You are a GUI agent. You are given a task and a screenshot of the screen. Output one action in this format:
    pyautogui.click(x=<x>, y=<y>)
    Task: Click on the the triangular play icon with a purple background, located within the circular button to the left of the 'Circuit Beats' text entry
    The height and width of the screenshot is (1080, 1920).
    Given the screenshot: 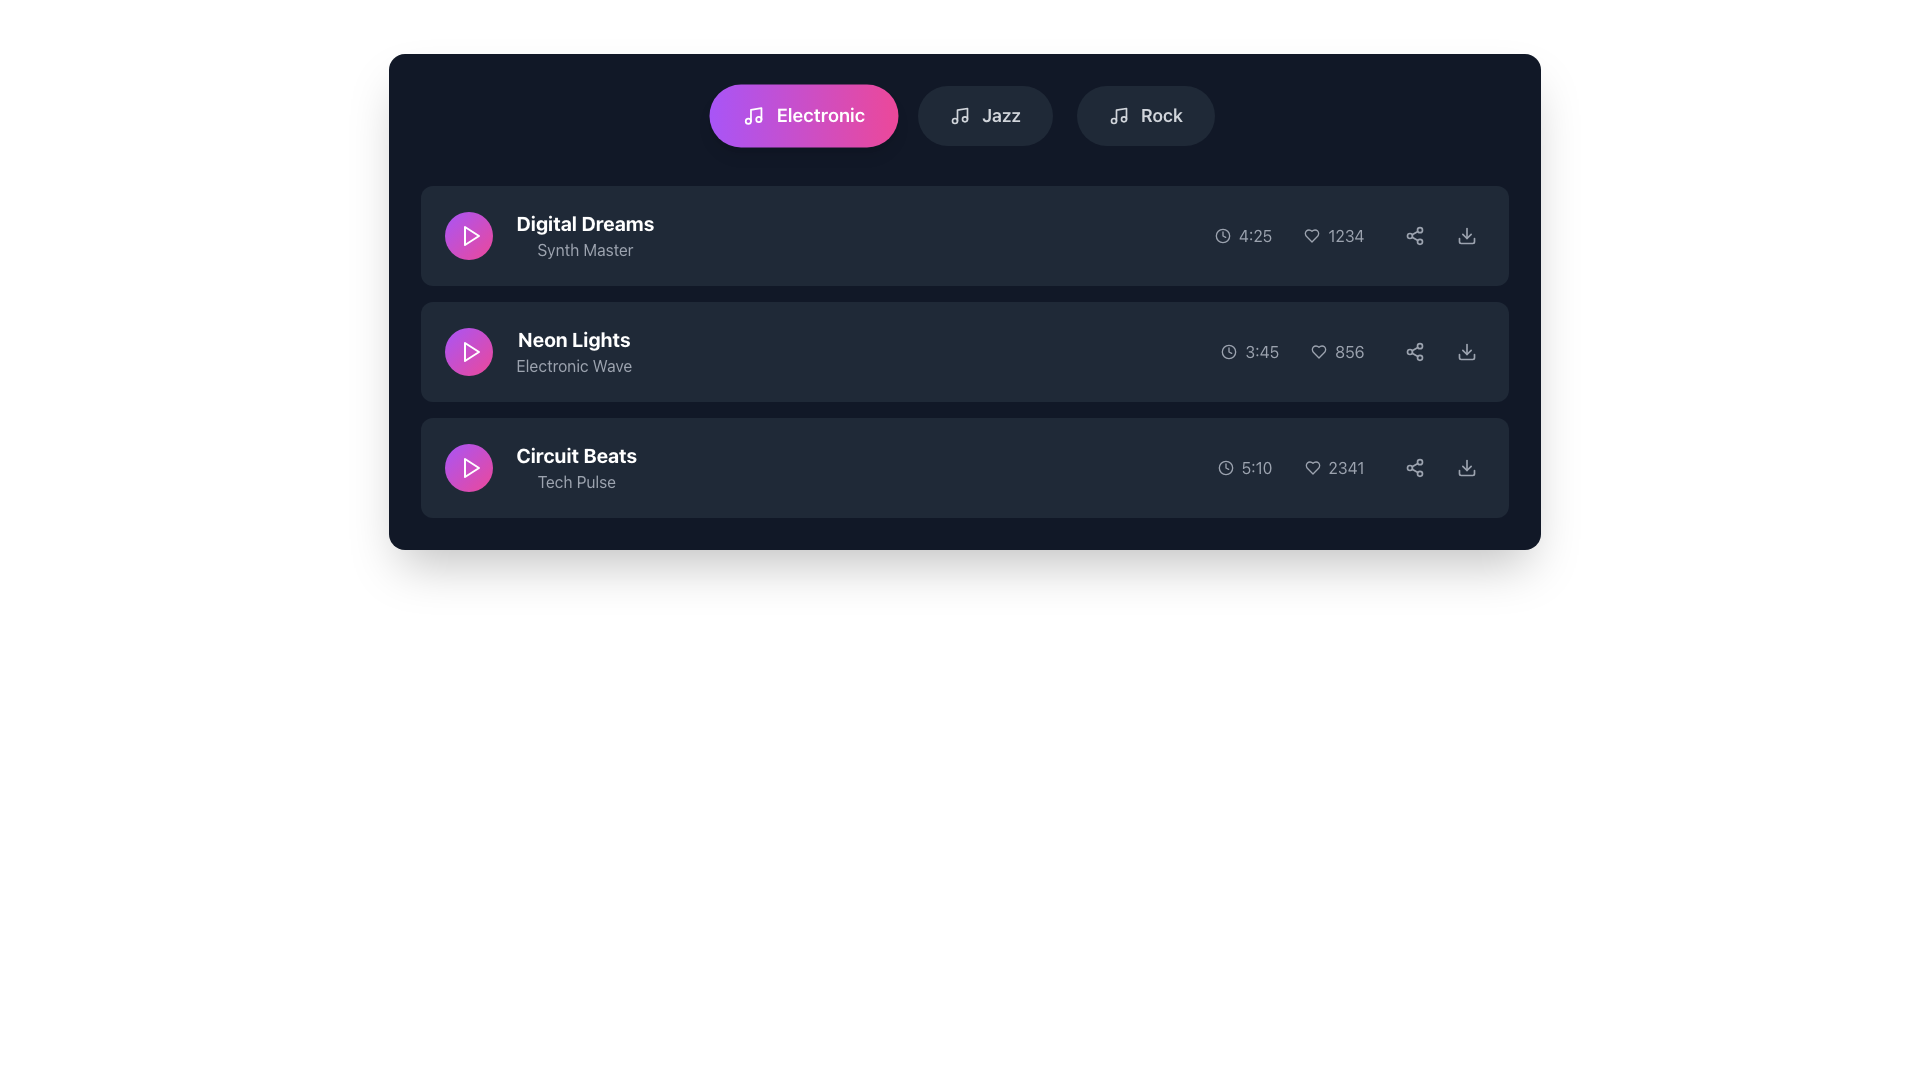 What is the action you would take?
    pyautogui.click(x=470, y=467)
    